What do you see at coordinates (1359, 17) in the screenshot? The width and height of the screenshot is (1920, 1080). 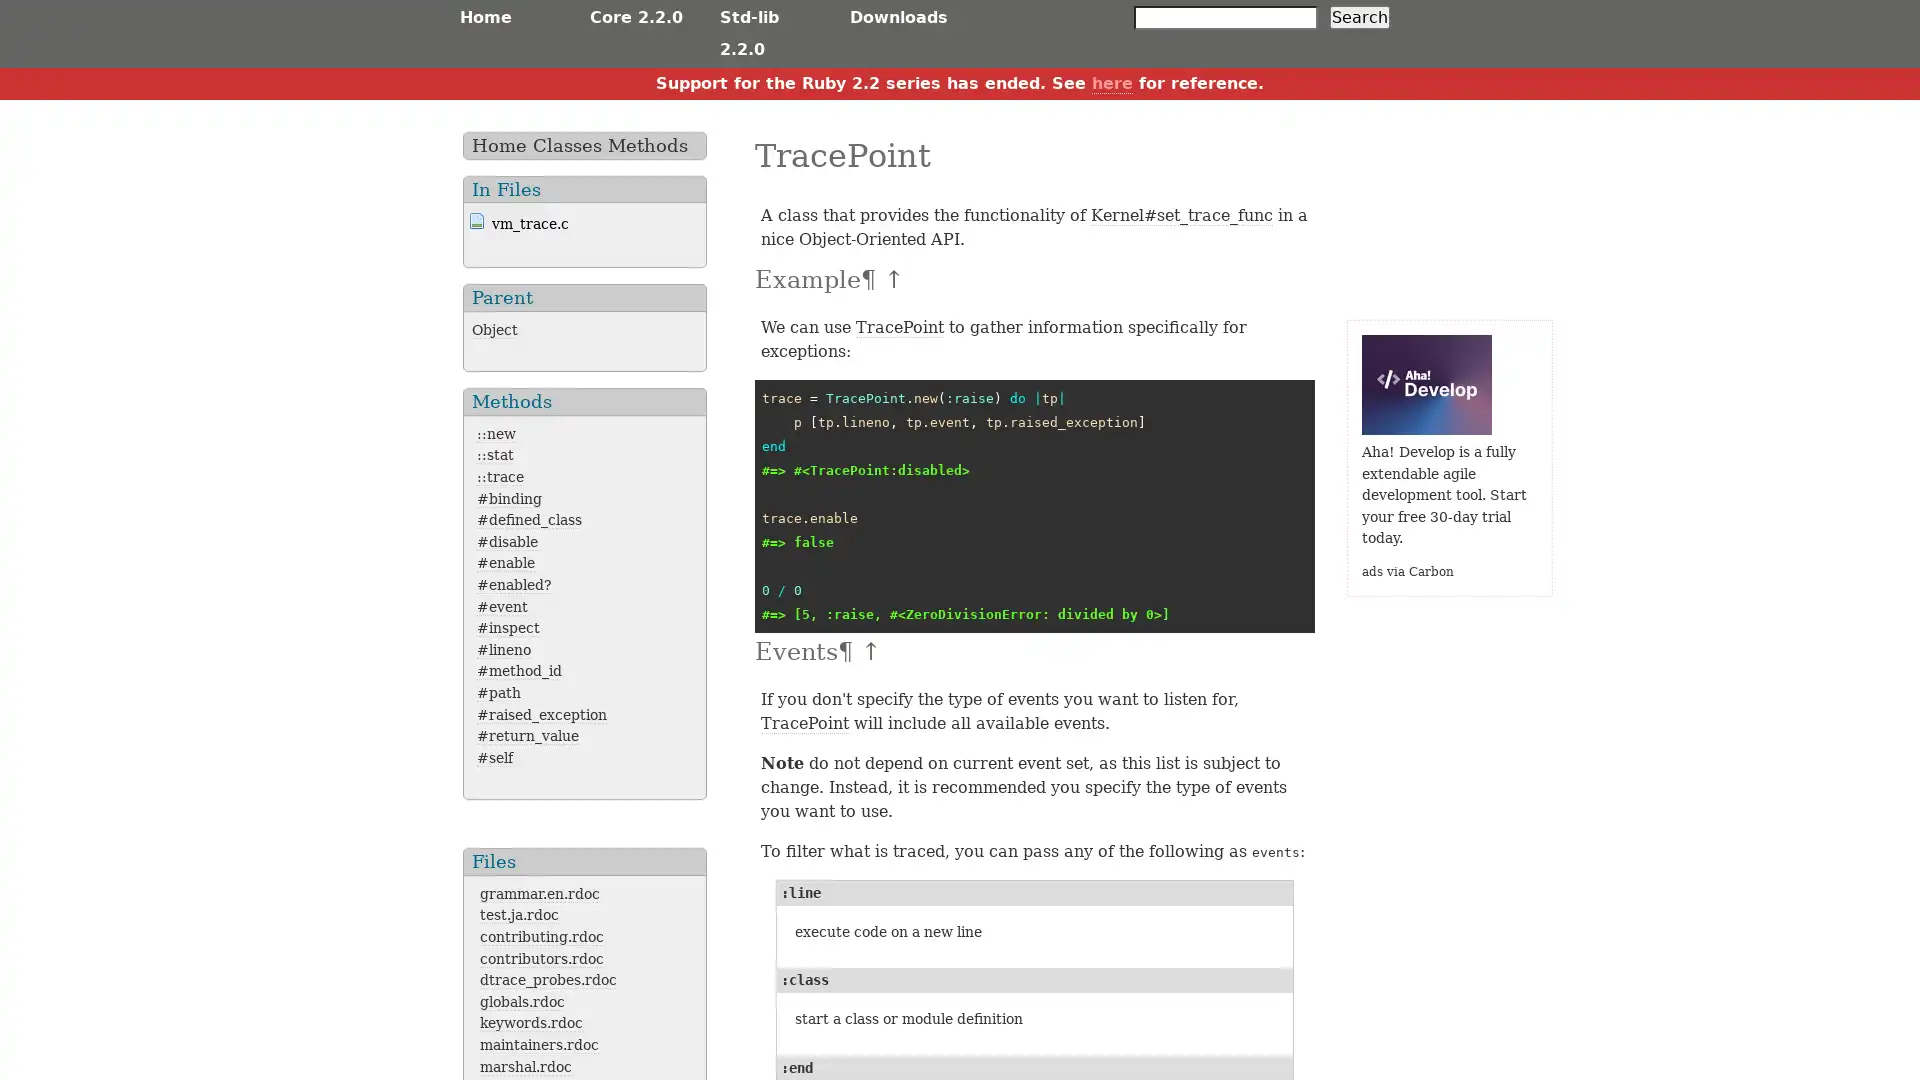 I see `Search` at bounding box center [1359, 17].